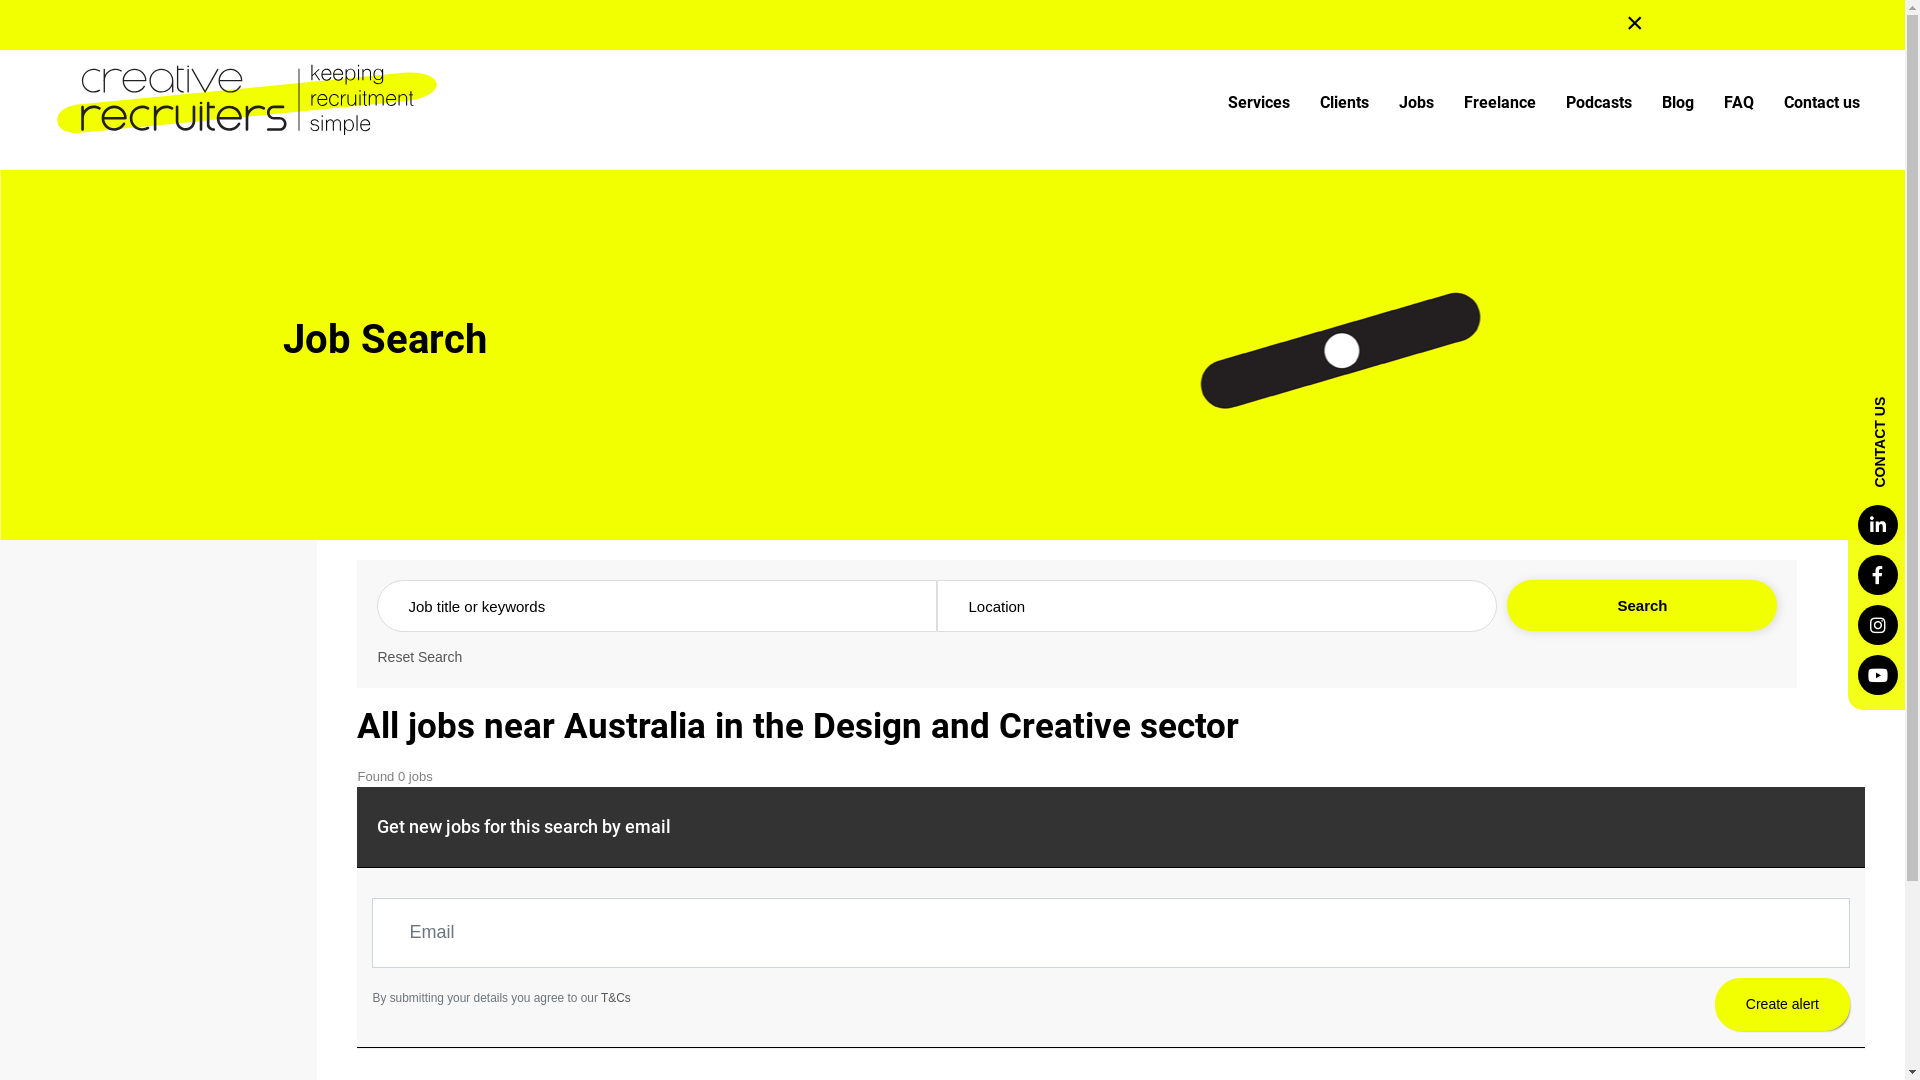 This screenshot has height=1080, width=1920. What do you see at coordinates (1707, 103) in the screenshot?
I see `'FAQ'` at bounding box center [1707, 103].